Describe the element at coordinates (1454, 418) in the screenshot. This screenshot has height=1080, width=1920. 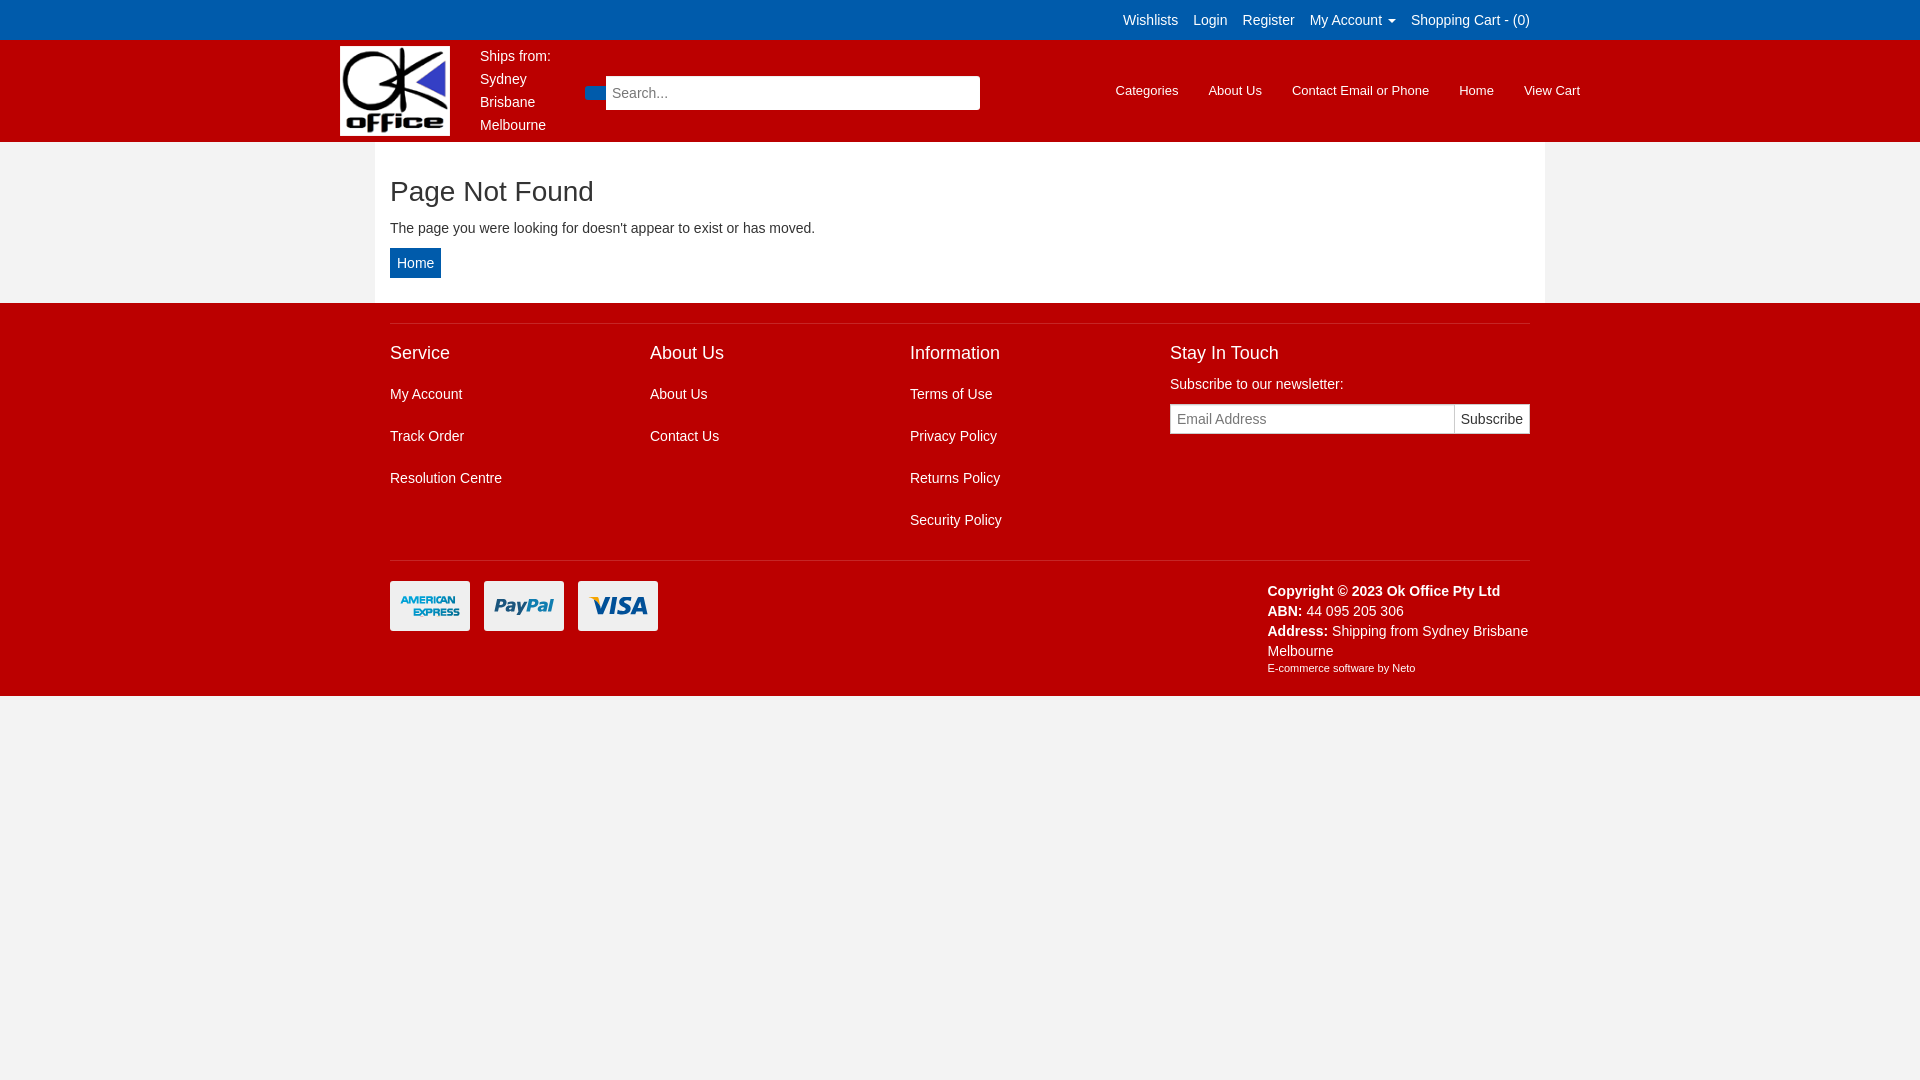
I see `'Subscribe'` at that location.